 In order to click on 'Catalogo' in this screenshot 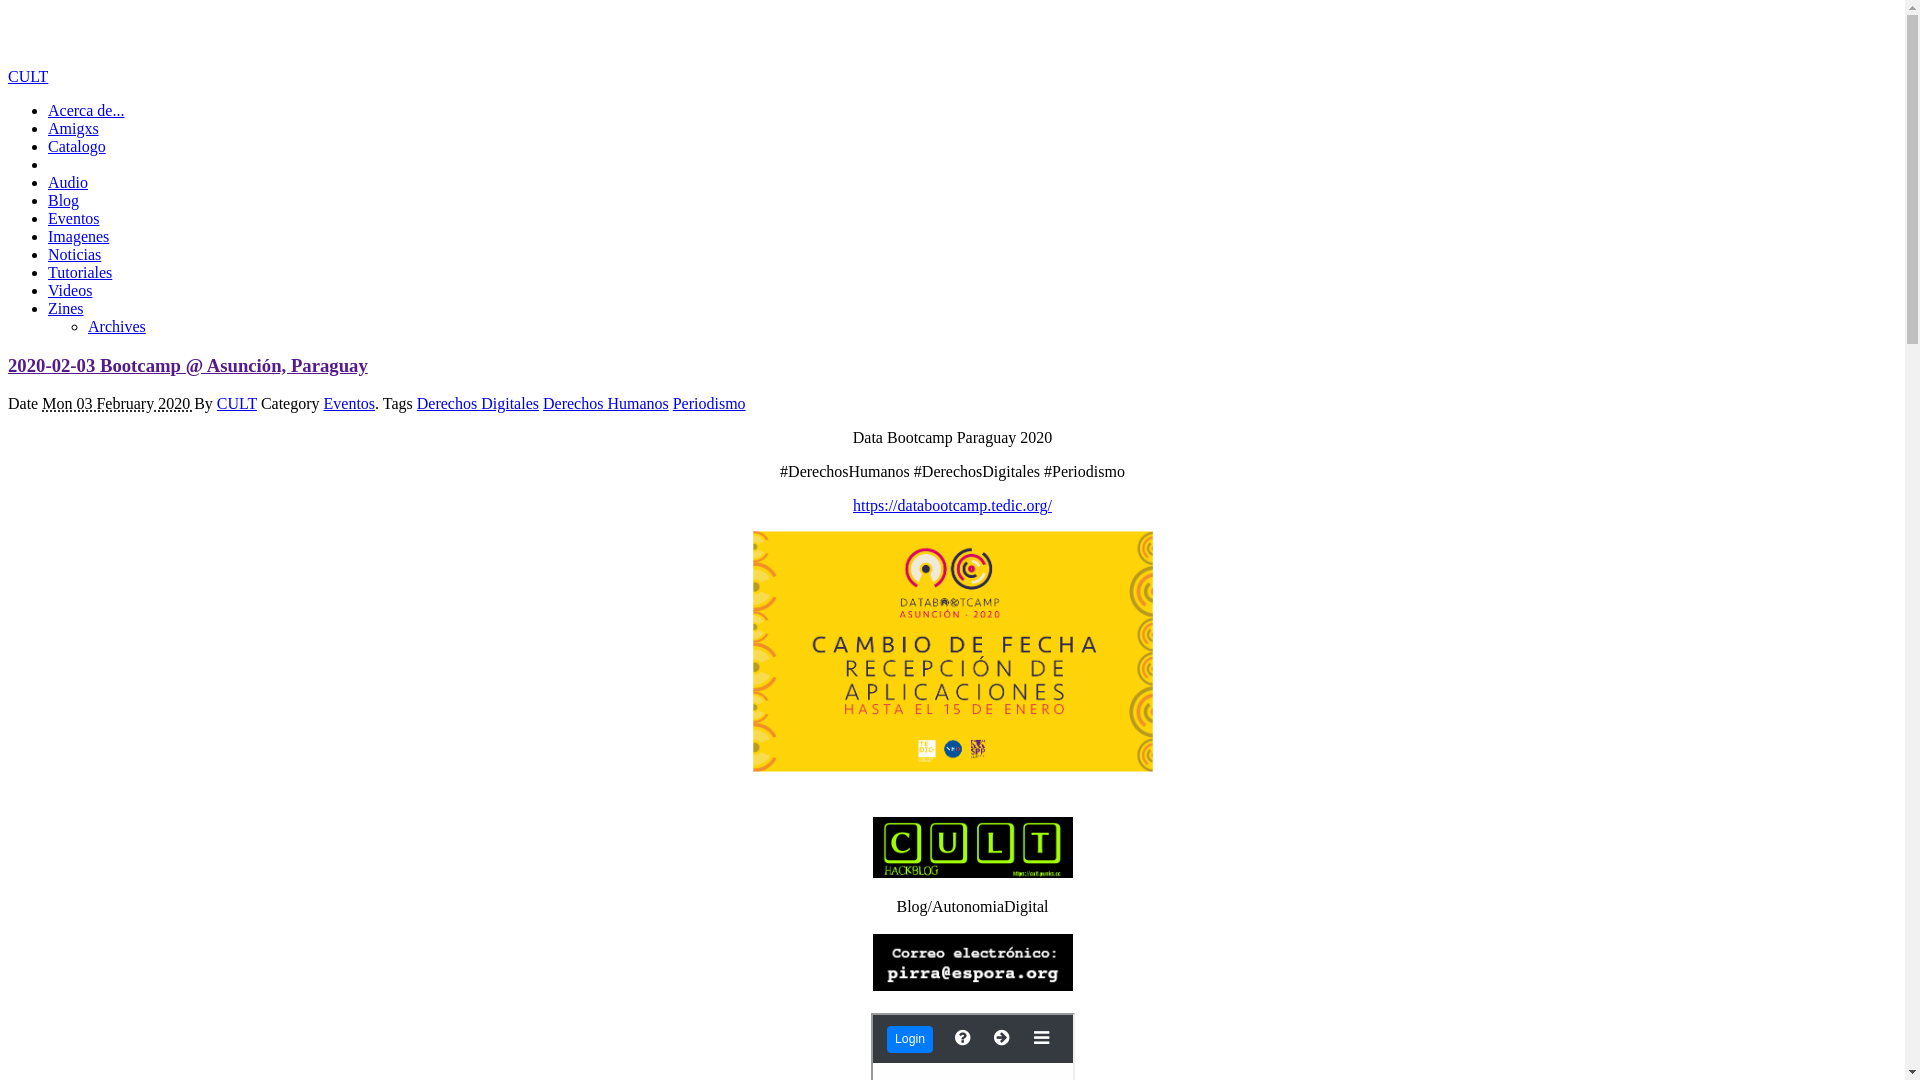, I will do `click(76, 145)`.